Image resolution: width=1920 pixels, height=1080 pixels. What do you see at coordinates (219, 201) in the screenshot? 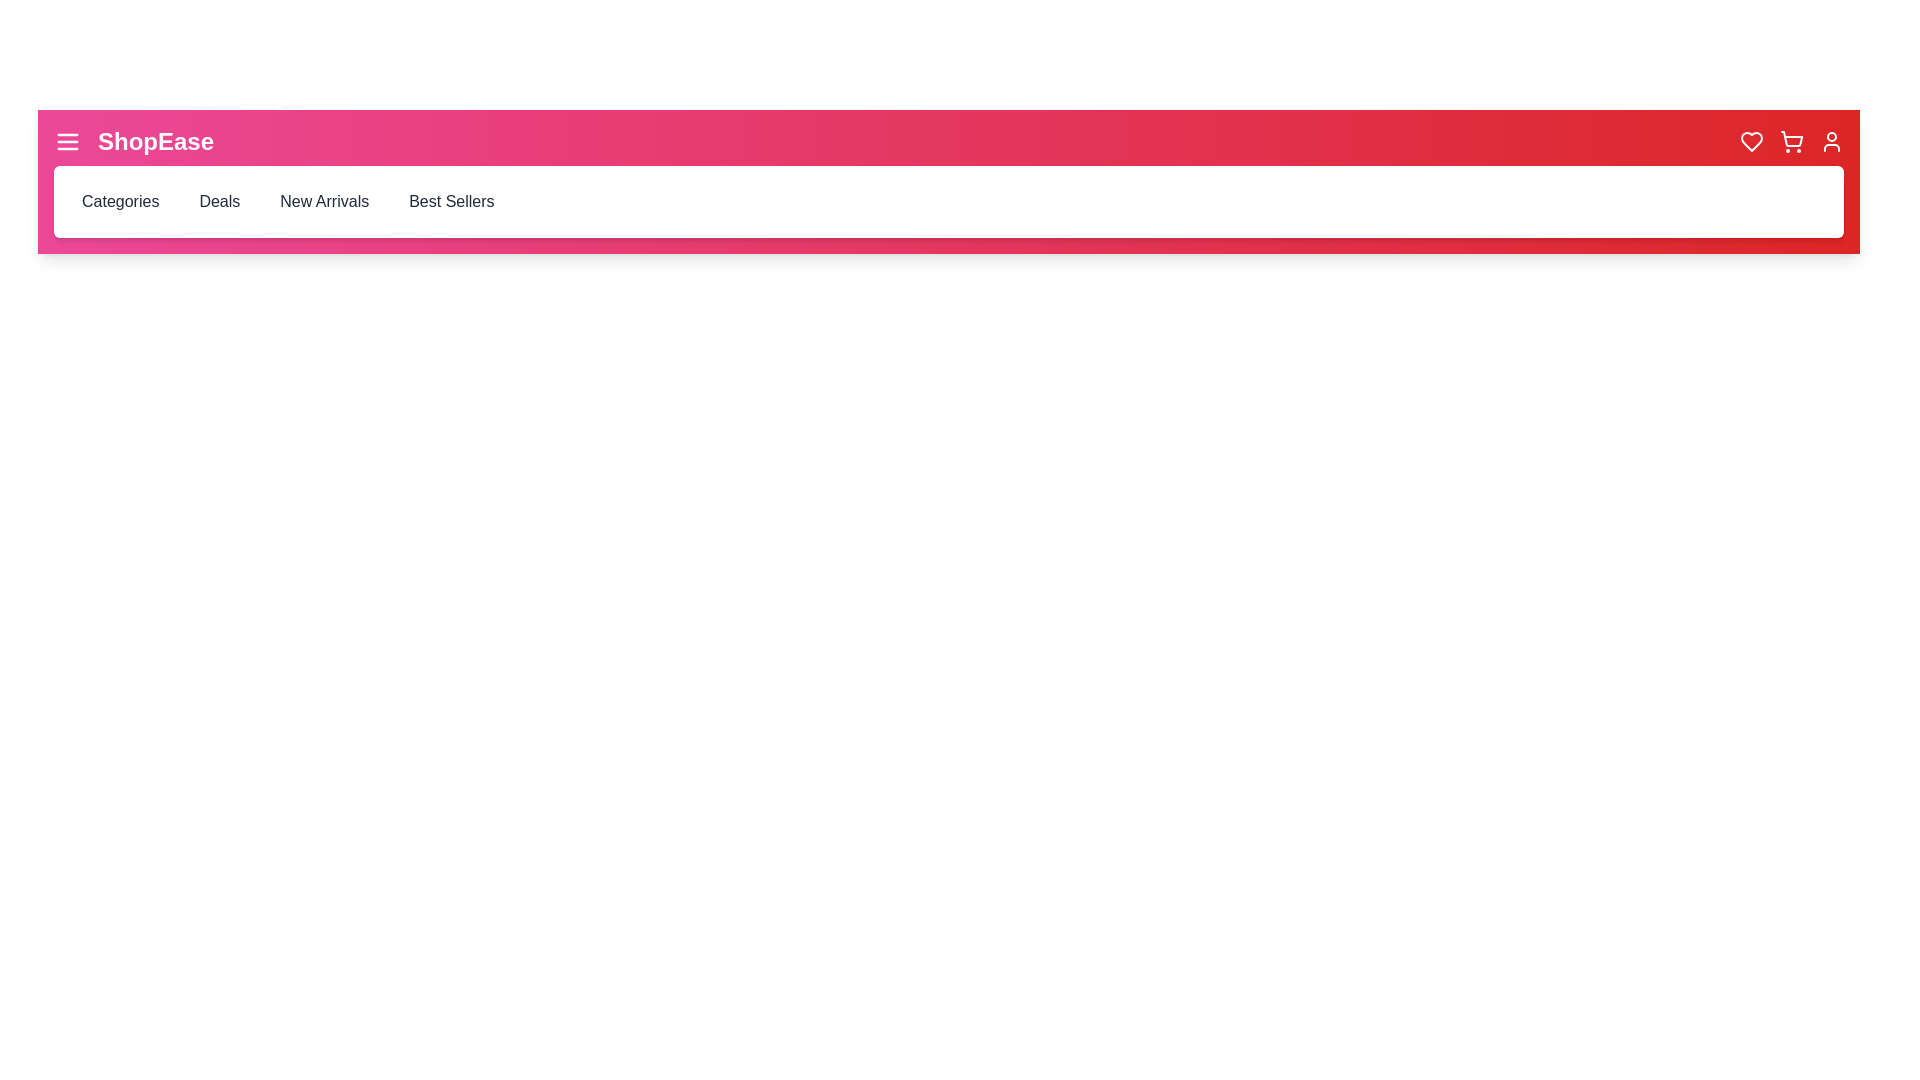
I see `the 'Deals' button in the navigation bar` at bounding box center [219, 201].